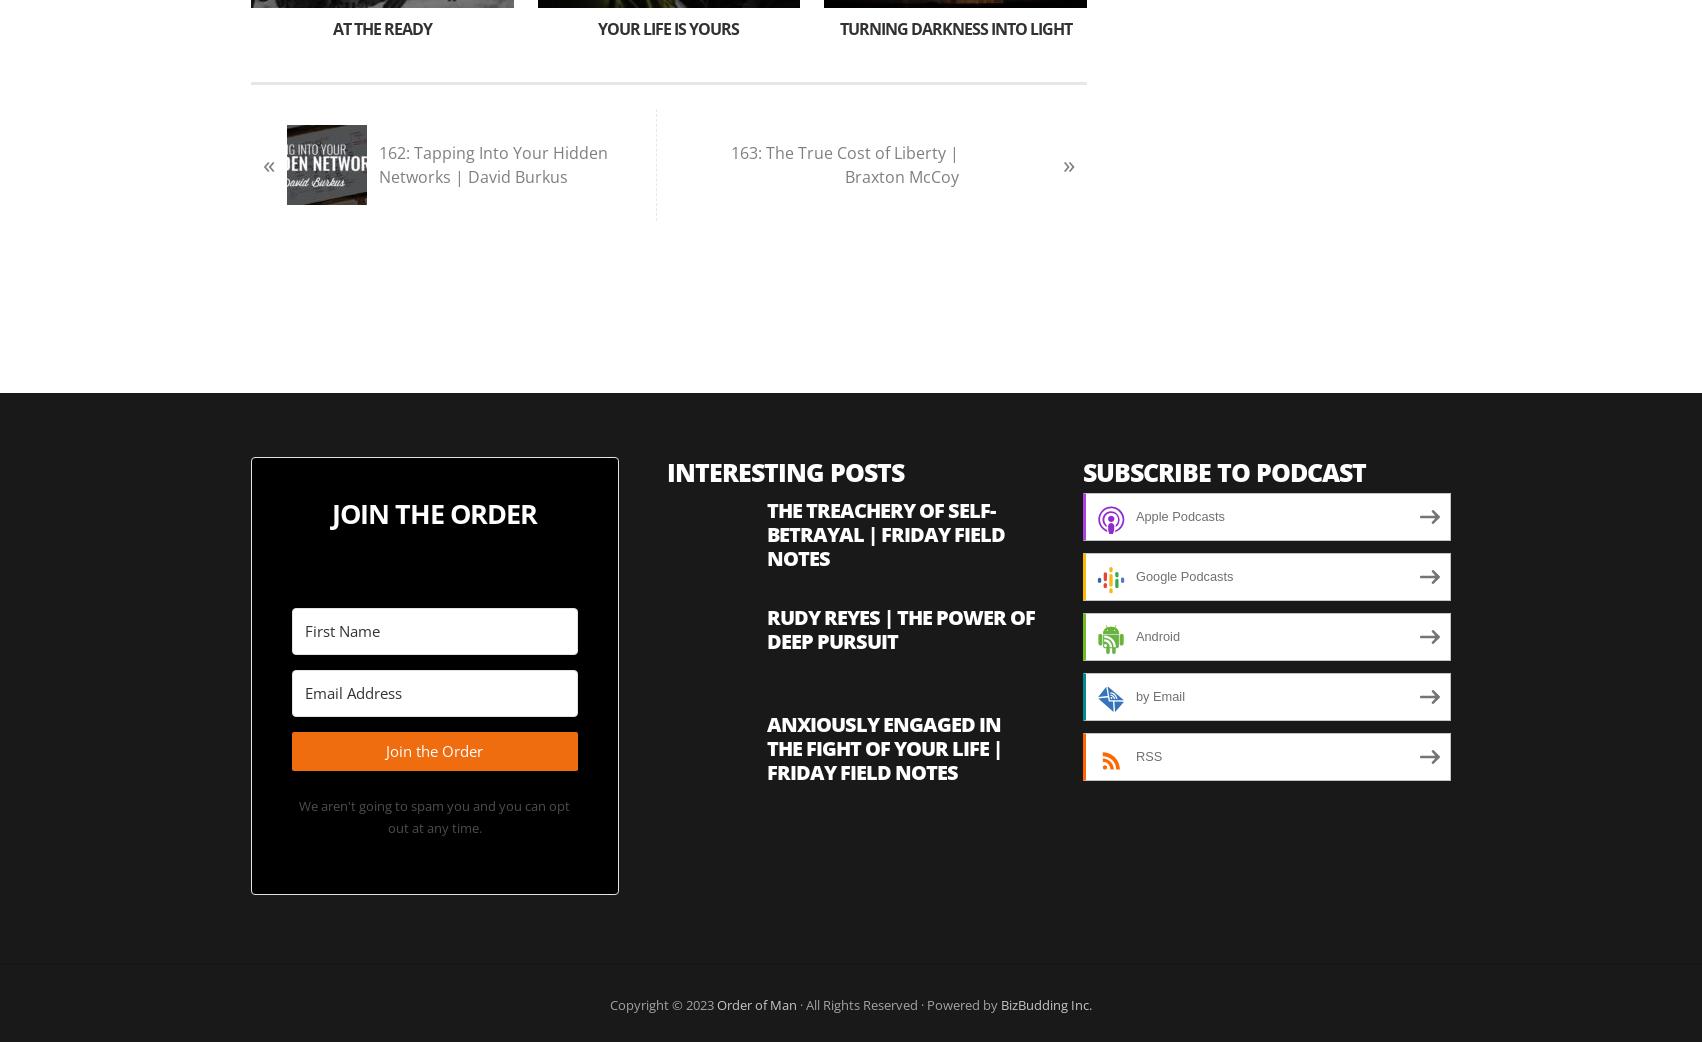 This screenshot has width=1702, height=1042. What do you see at coordinates (954, 27) in the screenshot?
I see `'Turning Darkness Into Light'` at bounding box center [954, 27].